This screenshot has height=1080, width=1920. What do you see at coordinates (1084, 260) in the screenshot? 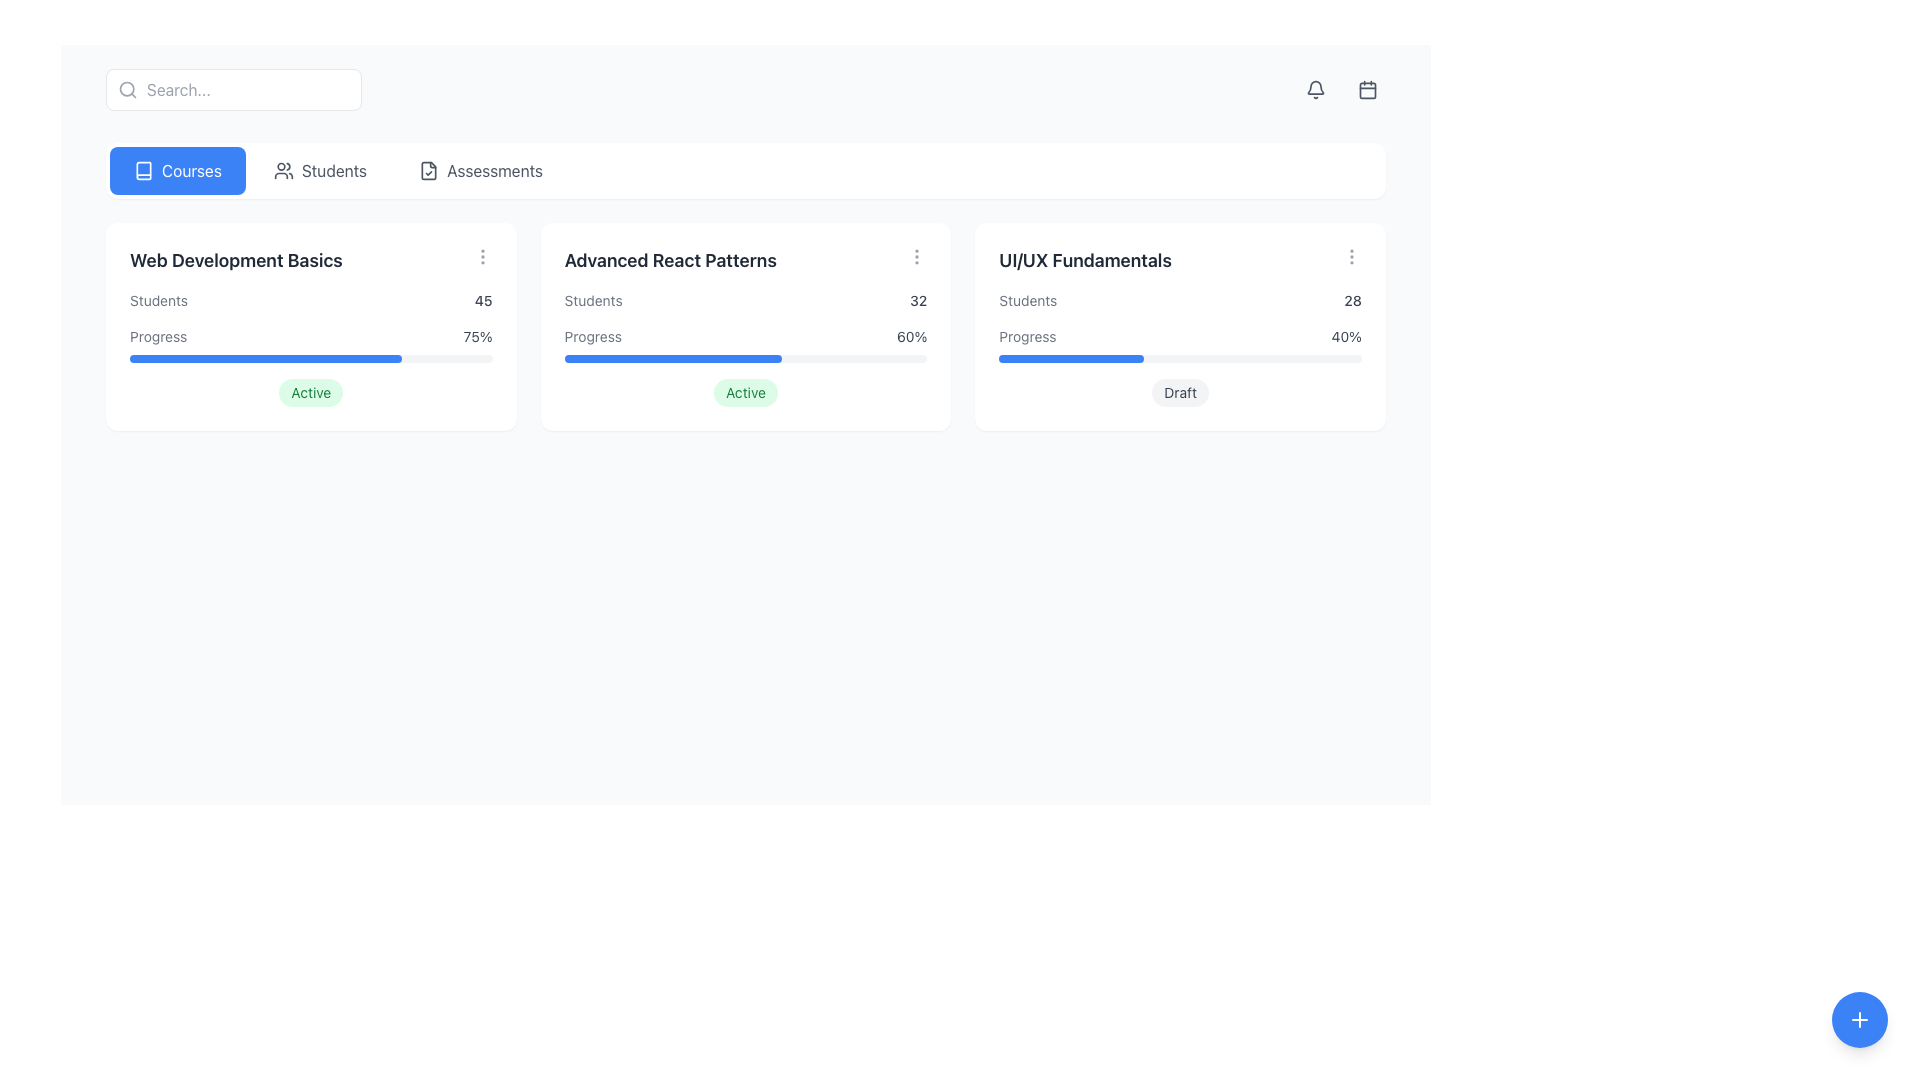
I see `text of the title located in the top portion of the third card from the left, above the details 'Students' and 'Progress.'` at bounding box center [1084, 260].